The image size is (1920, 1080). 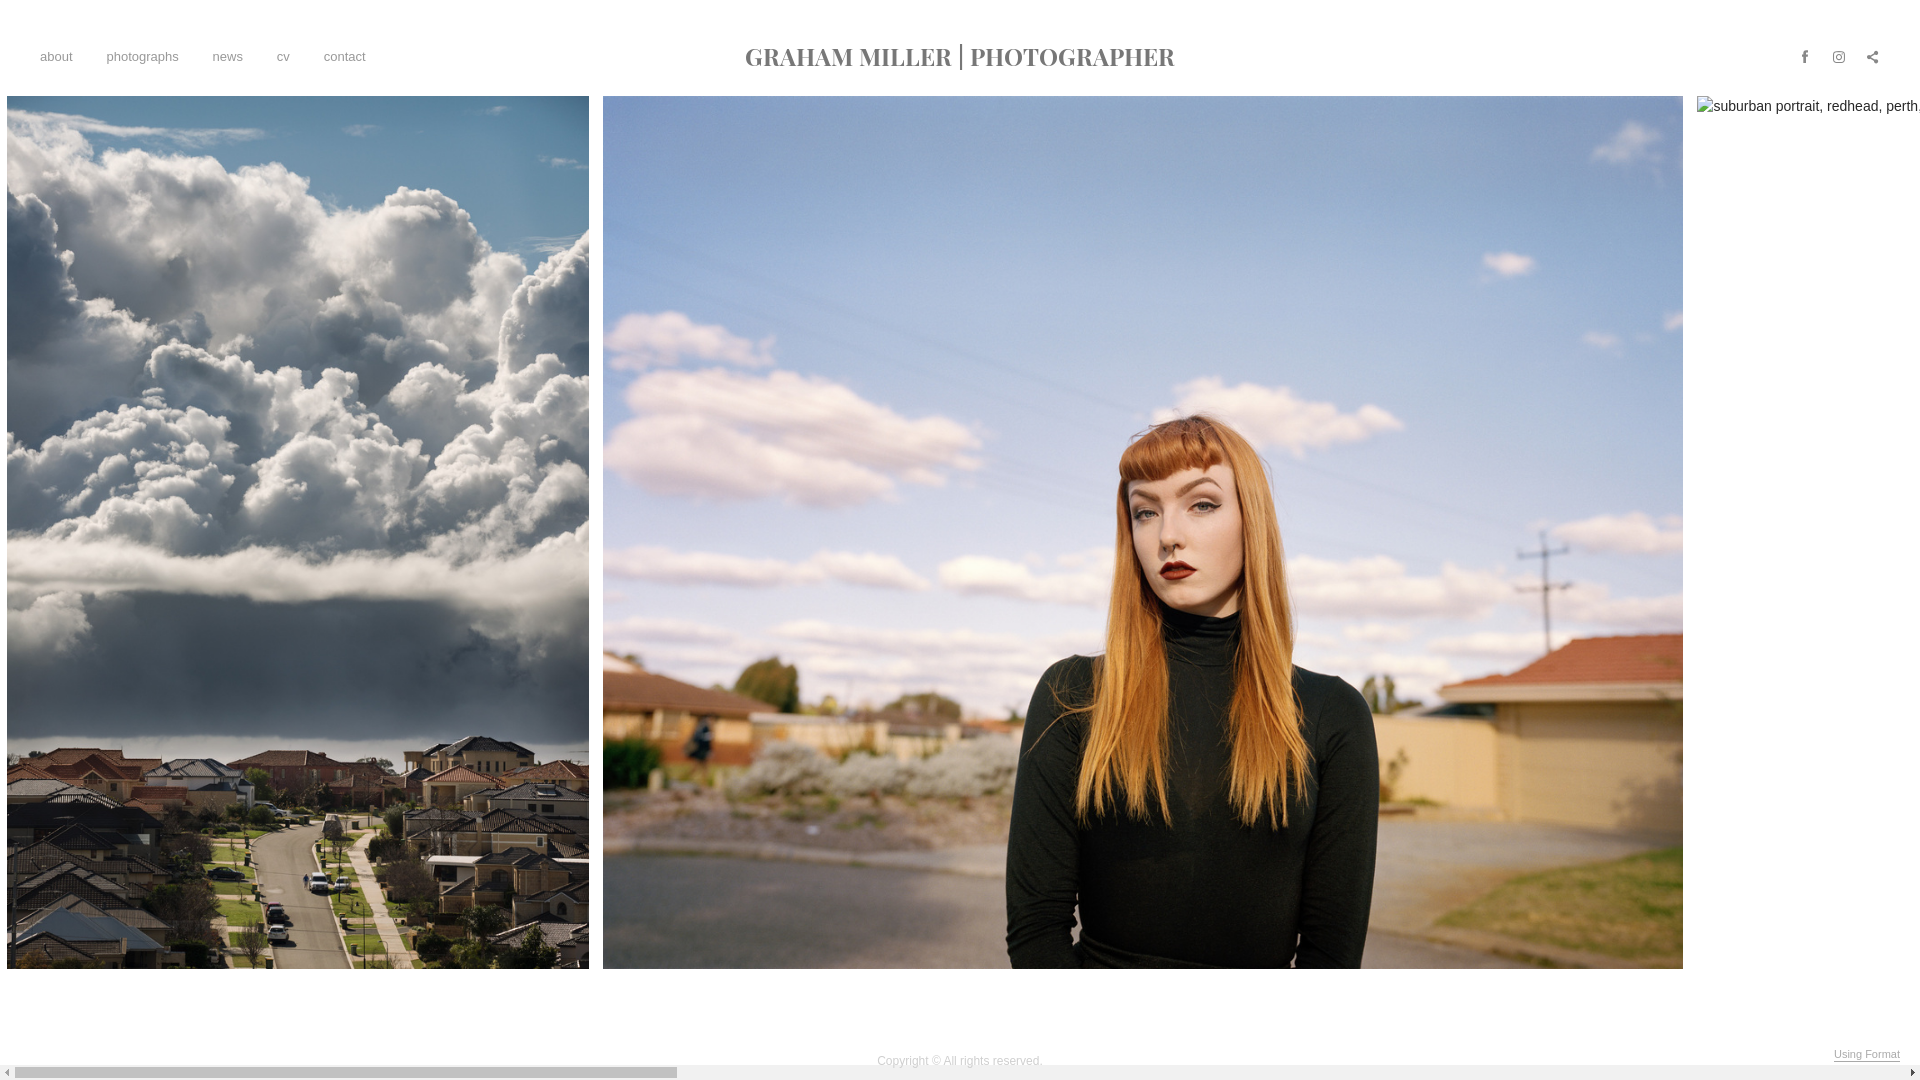 I want to click on 'cv', so click(x=276, y=55).